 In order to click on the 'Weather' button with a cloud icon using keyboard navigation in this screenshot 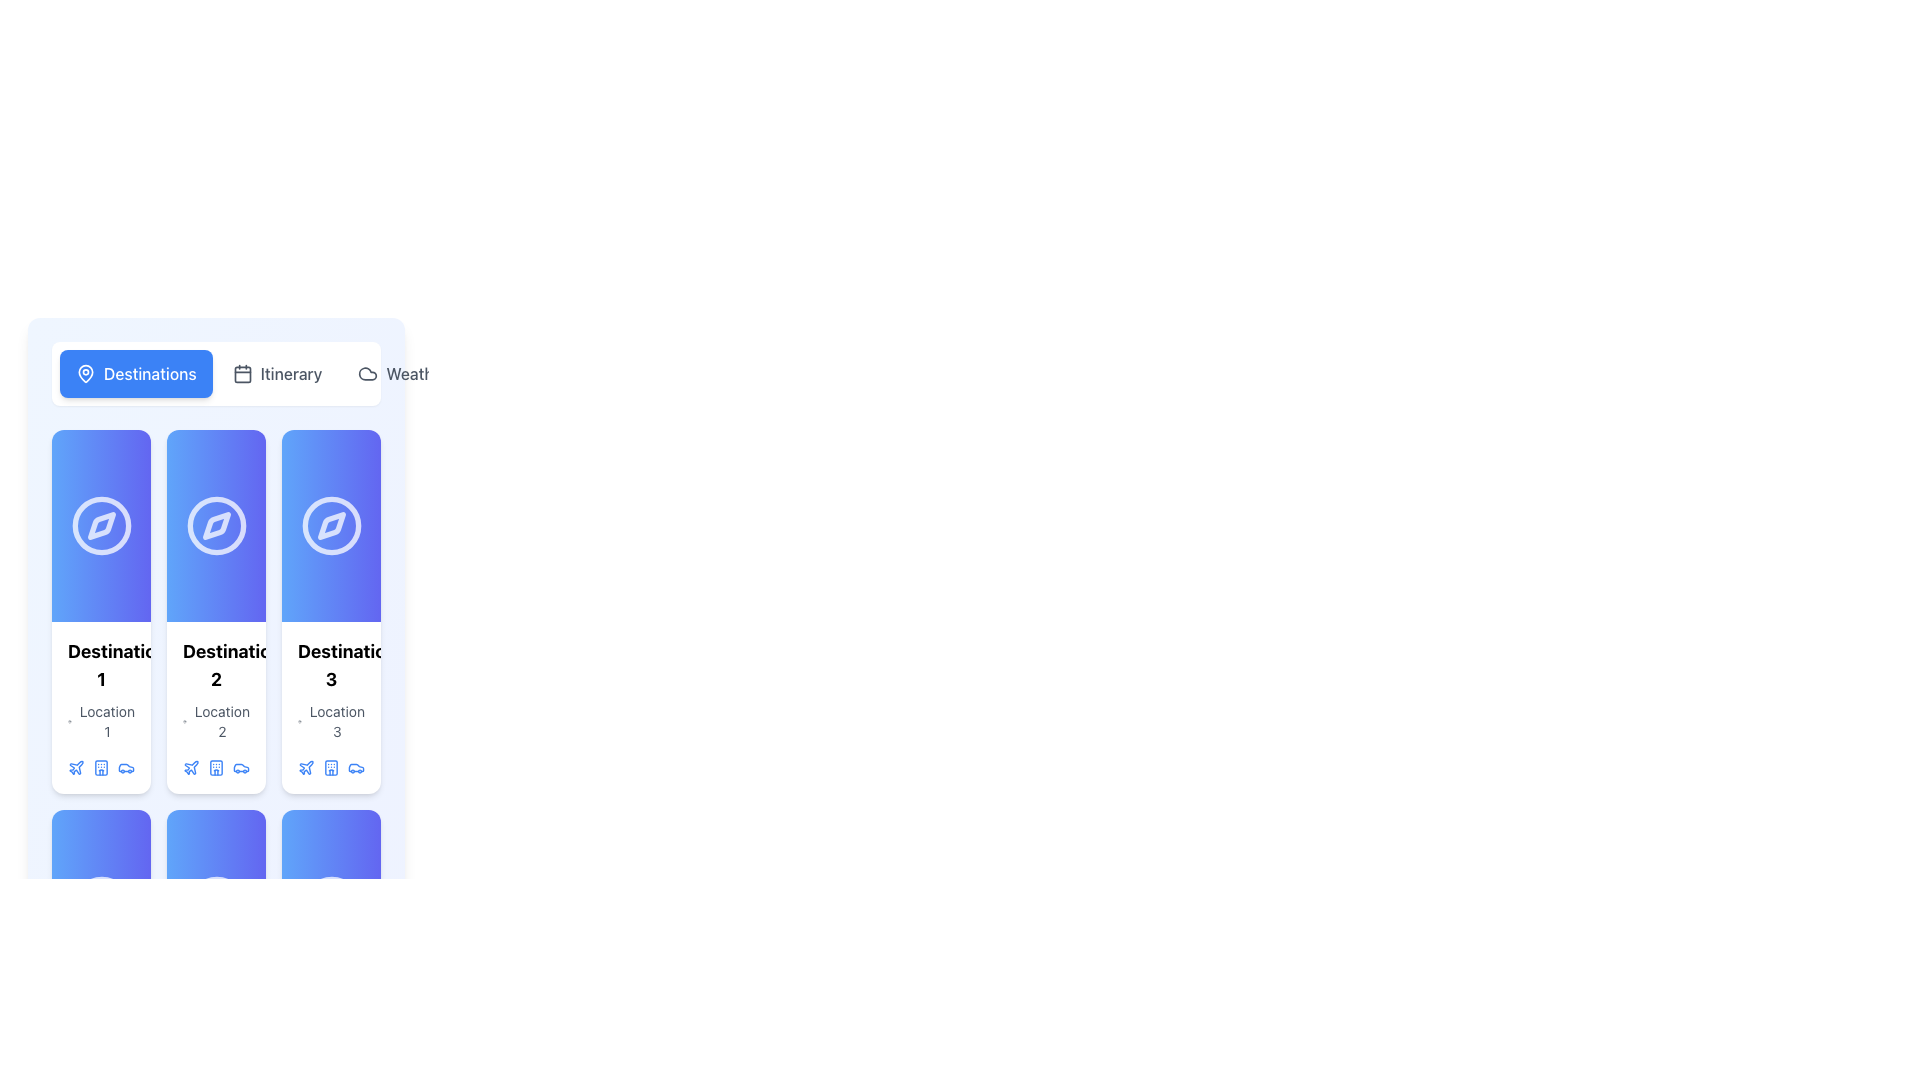, I will do `click(402, 374)`.